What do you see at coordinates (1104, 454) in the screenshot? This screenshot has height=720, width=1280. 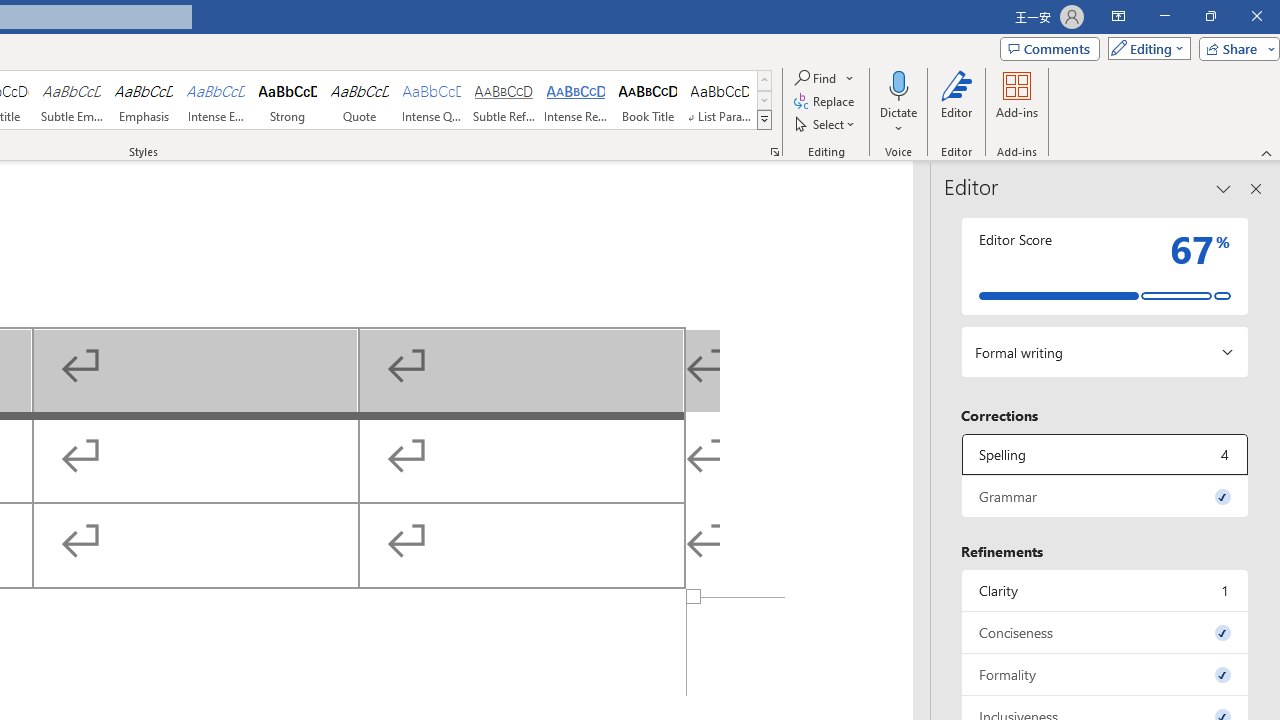 I see `'Spelling, 4 issues. Press space or enter to review items.'` at bounding box center [1104, 454].